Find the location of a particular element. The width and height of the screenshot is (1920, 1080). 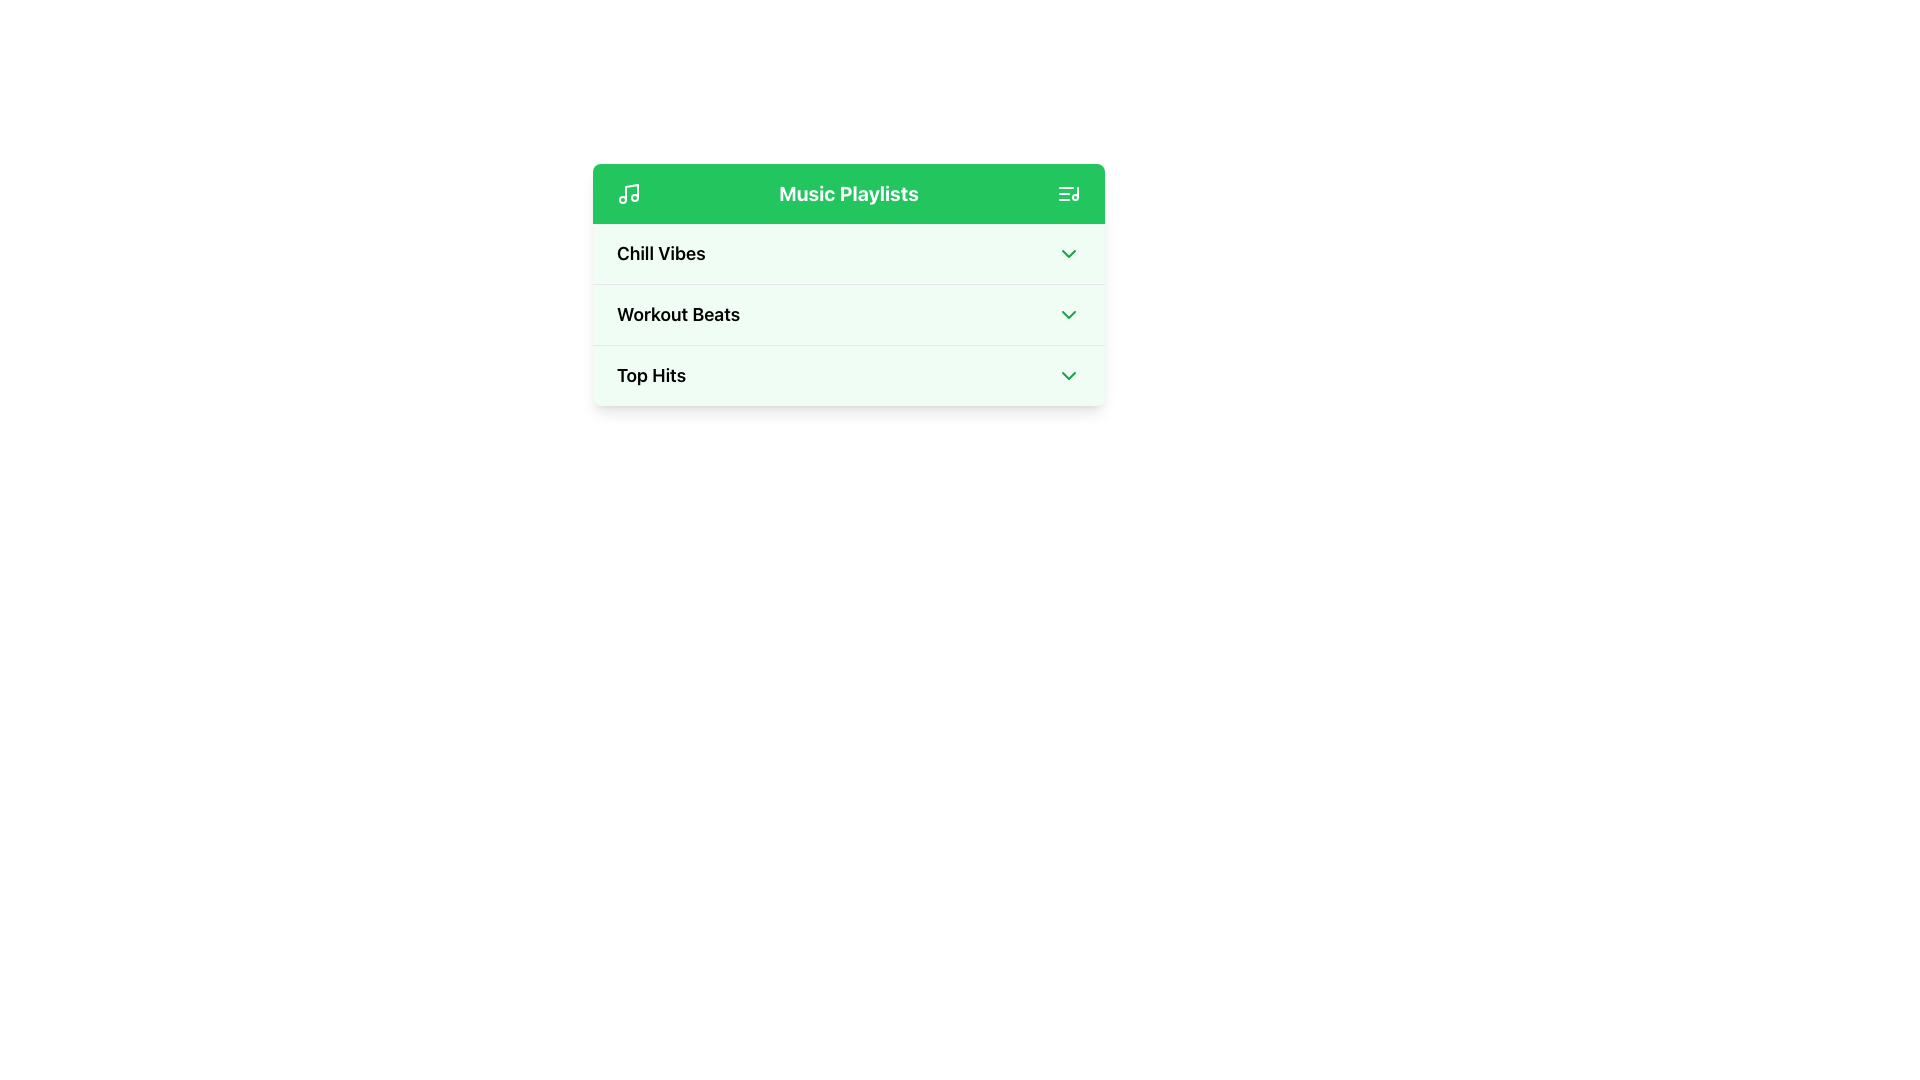

the 'Top Hits' menu item in the 'Music Playlists' is located at coordinates (849, 375).